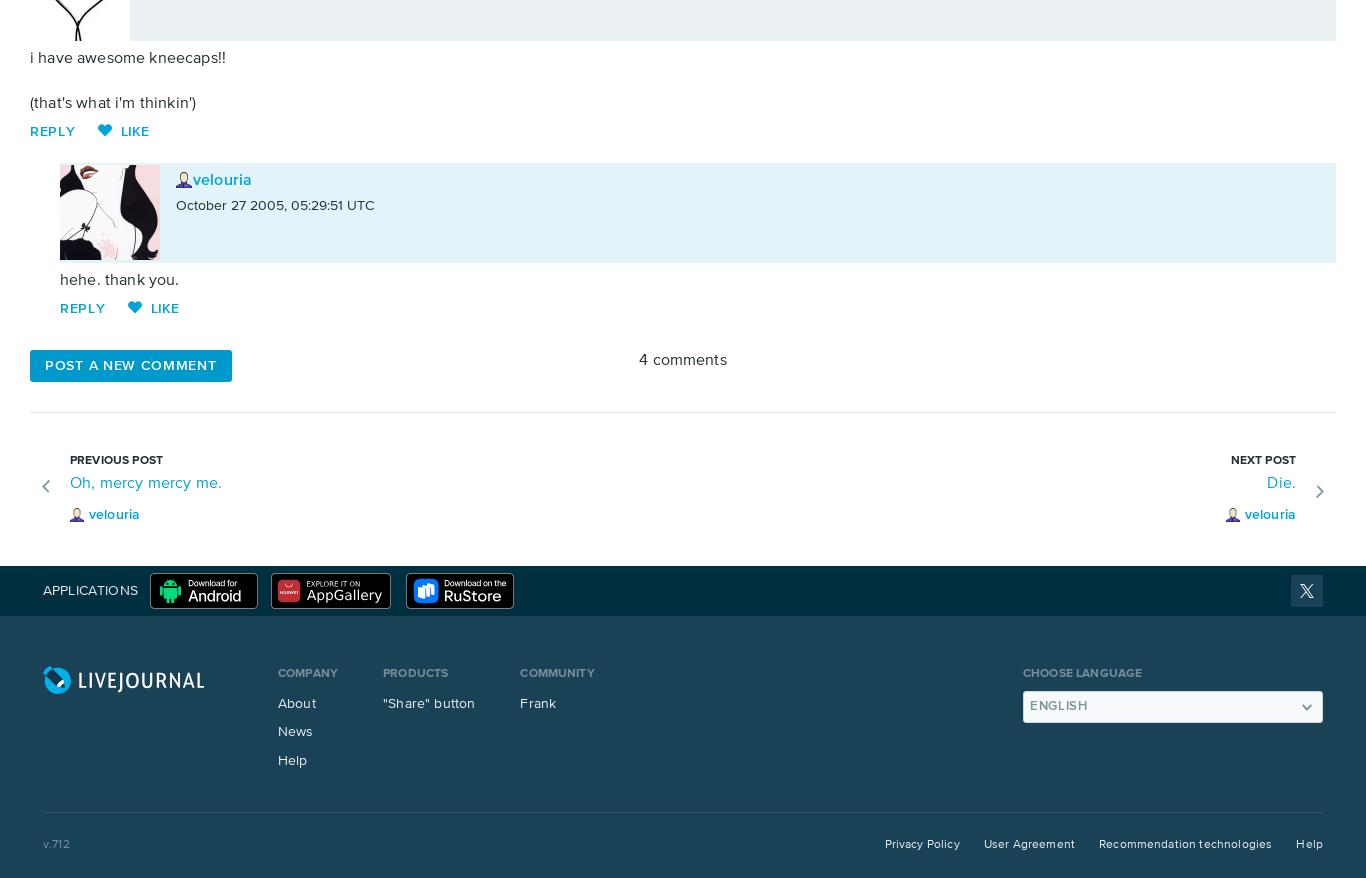  I want to click on 'Die.', so click(1265, 482).